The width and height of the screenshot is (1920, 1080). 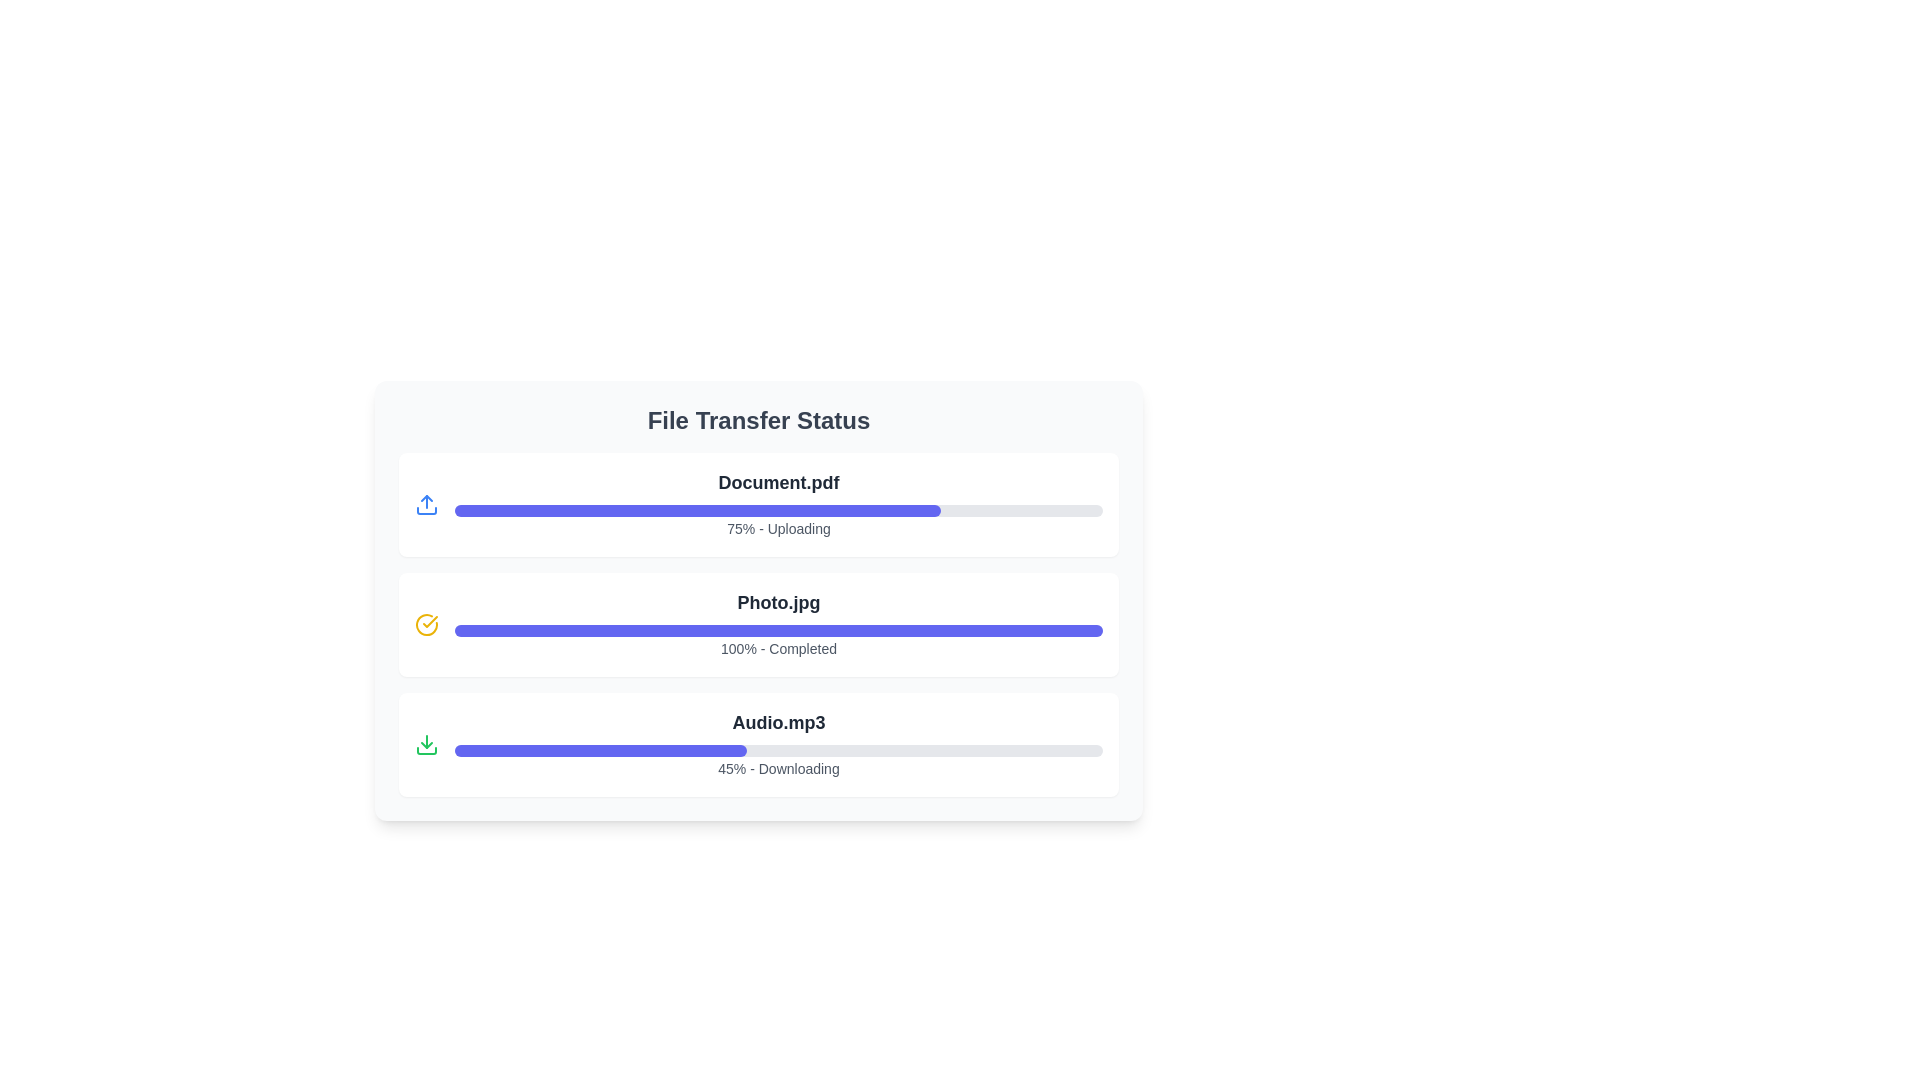 I want to click on the progress bar indicating 75% completion, located within the 'Document.pdf' row, so click(x=697, y=509).